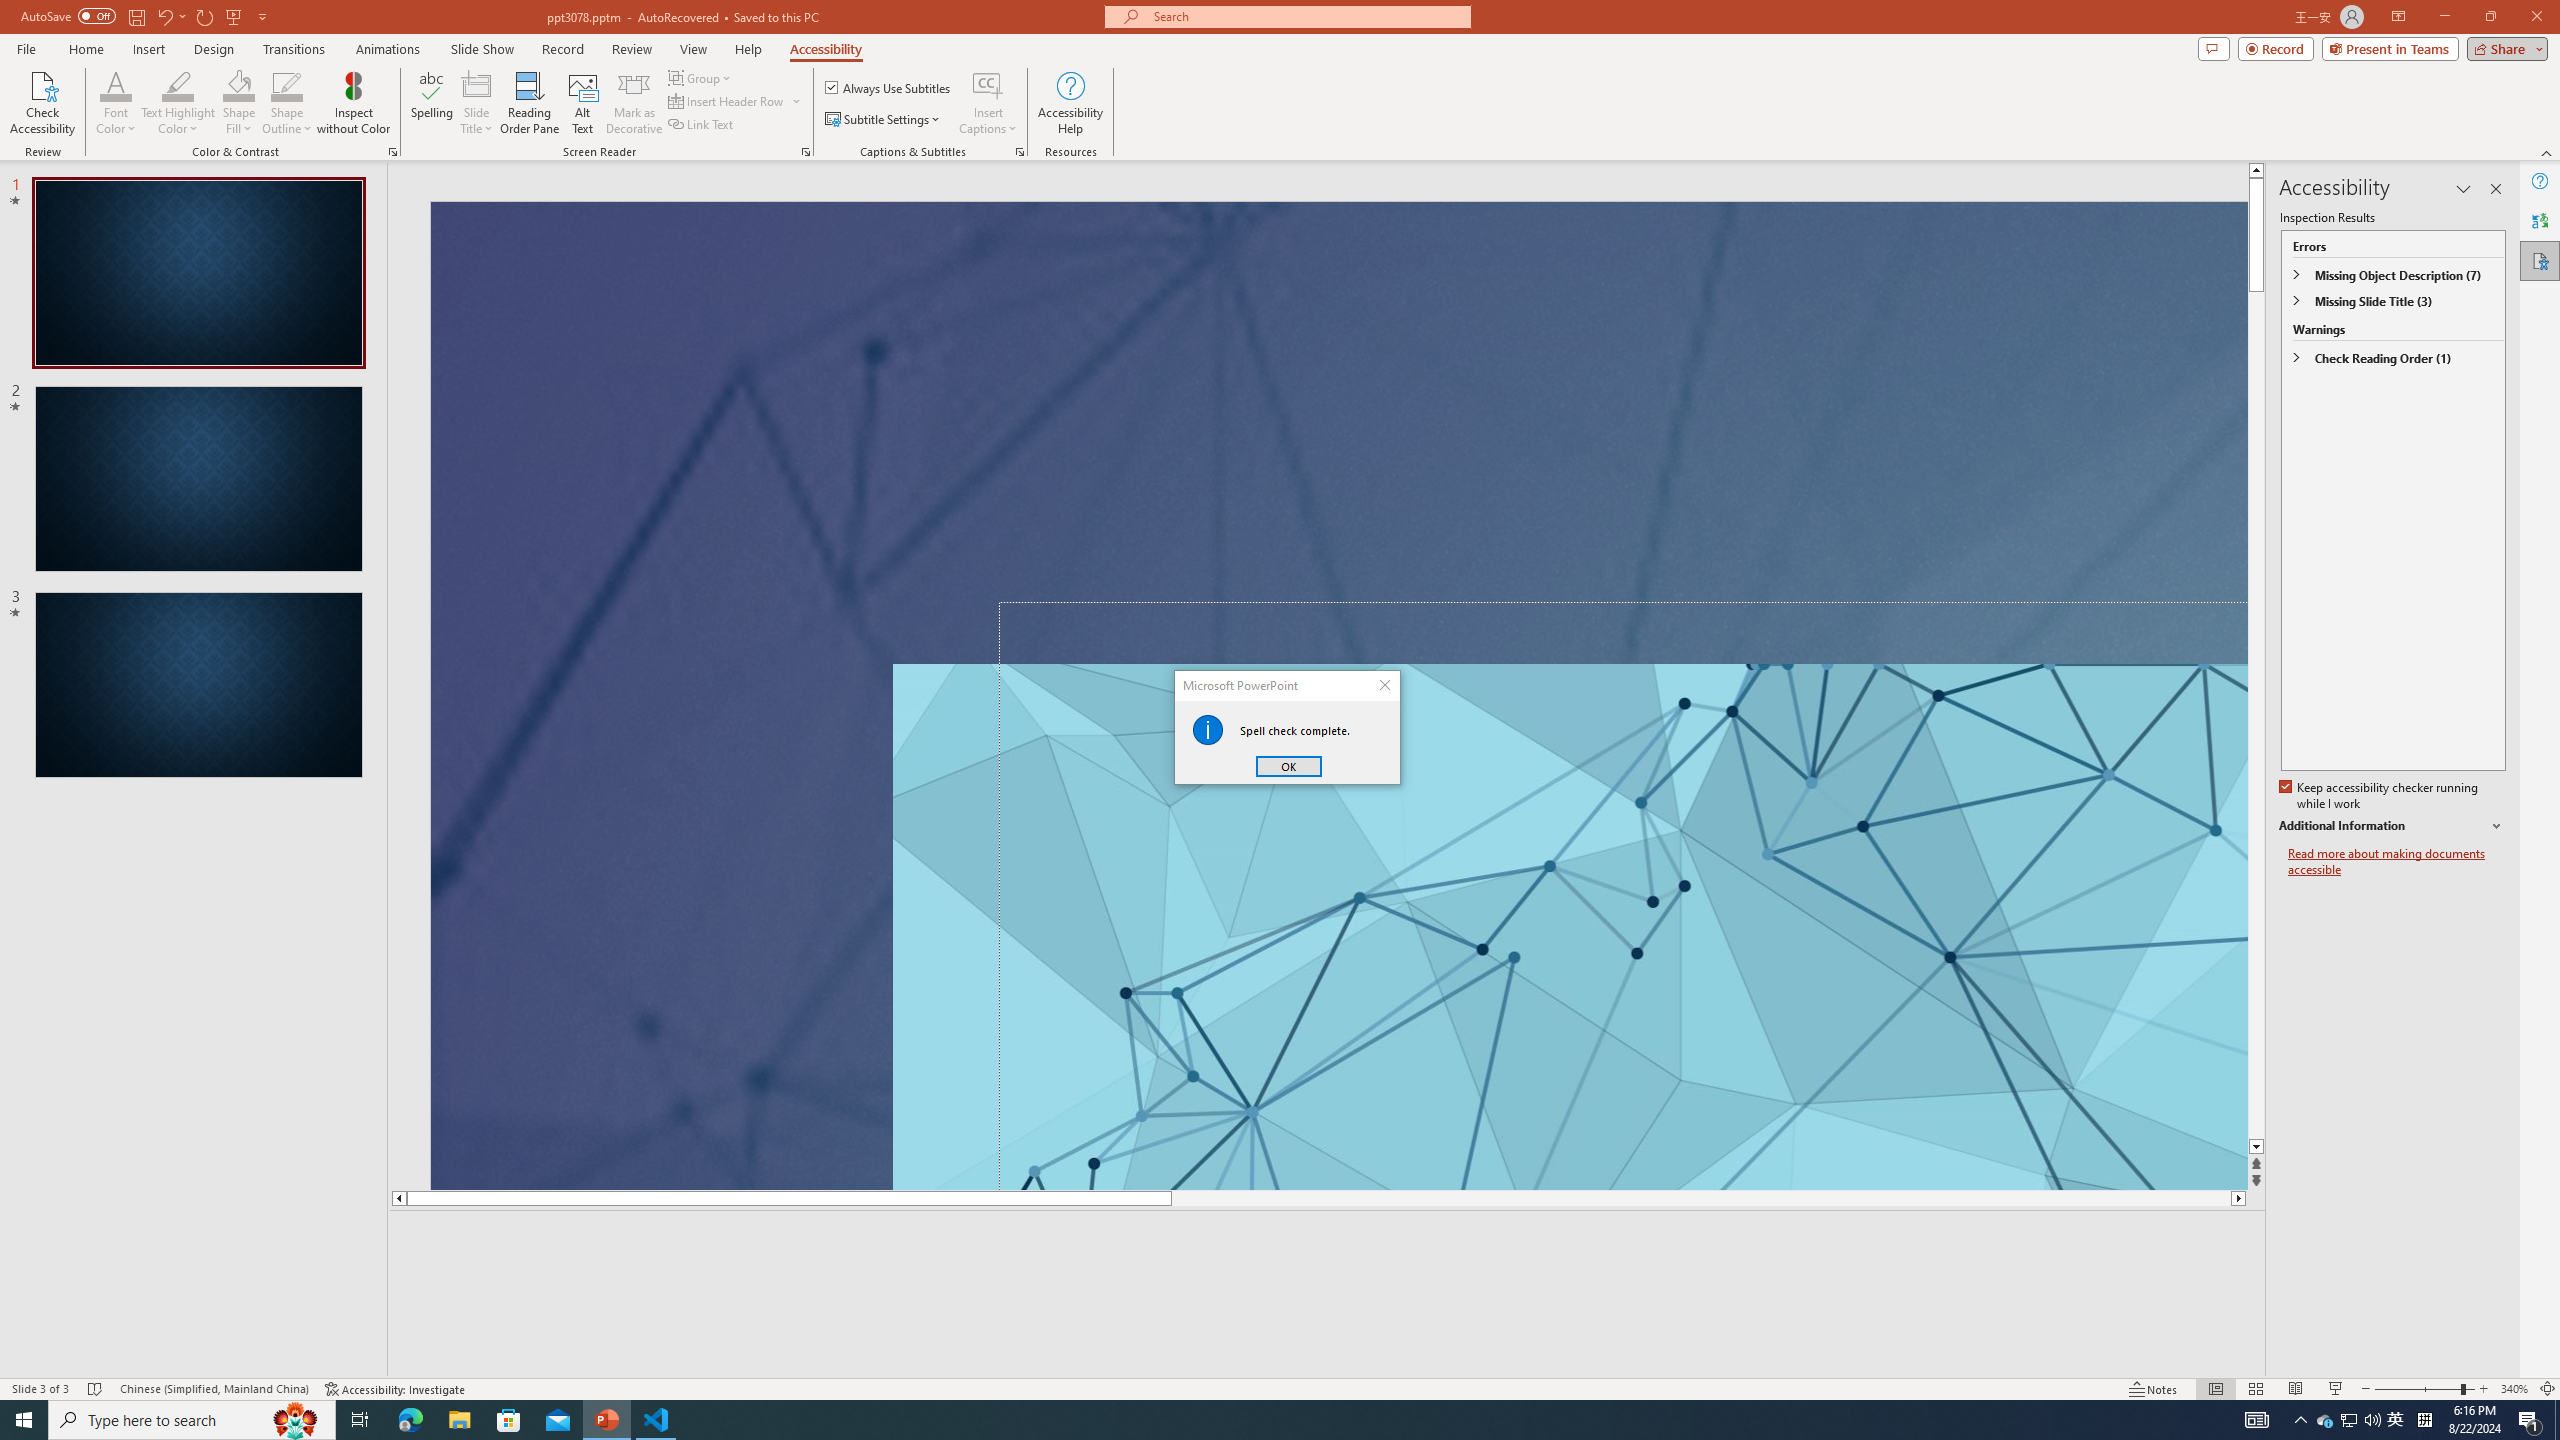 The image size is (2560, 1440). Describe the element at coordinates (806, 150) in the screenshot. I see `'Screen Reader'` at that location.